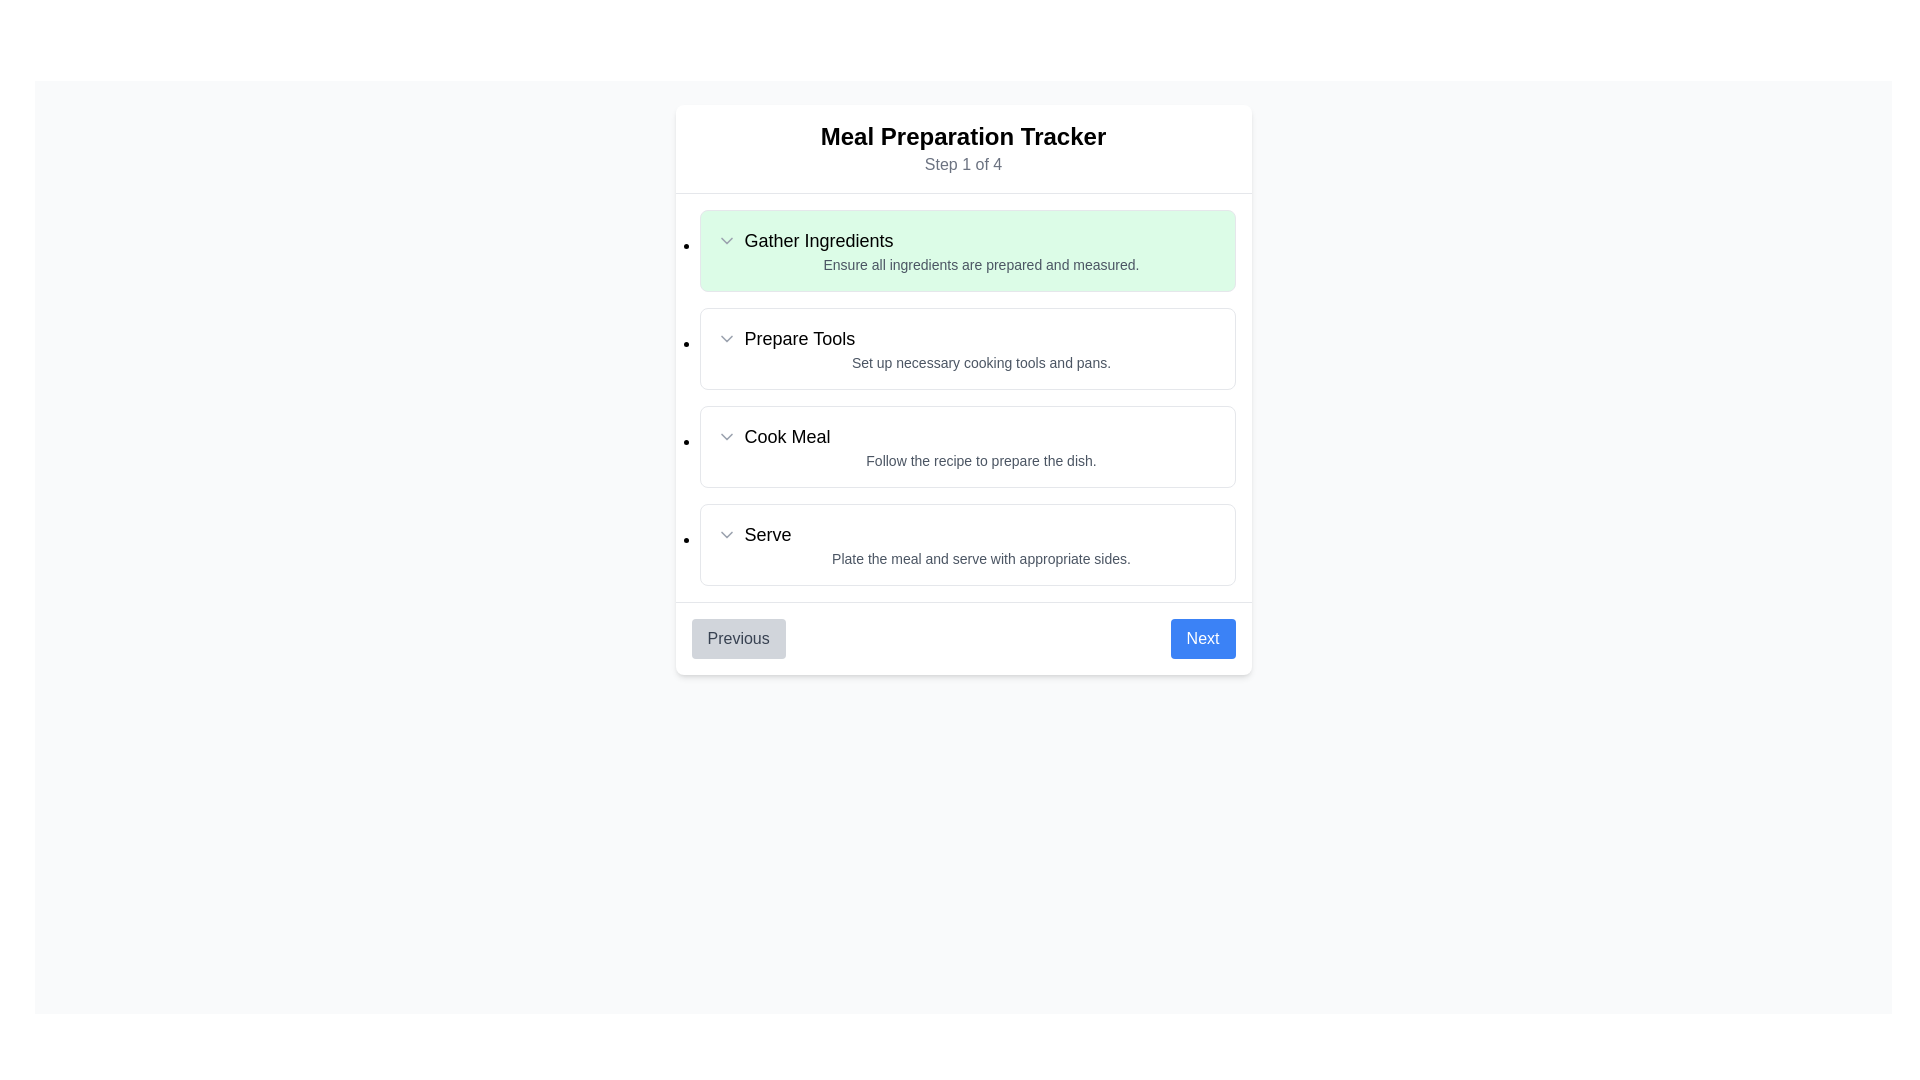 The image size is (1920, 1080). What do you see at coordinates (967, 446) in the screenshot?
I see `descriptive text of the list item titled 'Cook Meal' with the description 'Follow the recipe to prepare the dish.'` at bounding box center [967, 446].